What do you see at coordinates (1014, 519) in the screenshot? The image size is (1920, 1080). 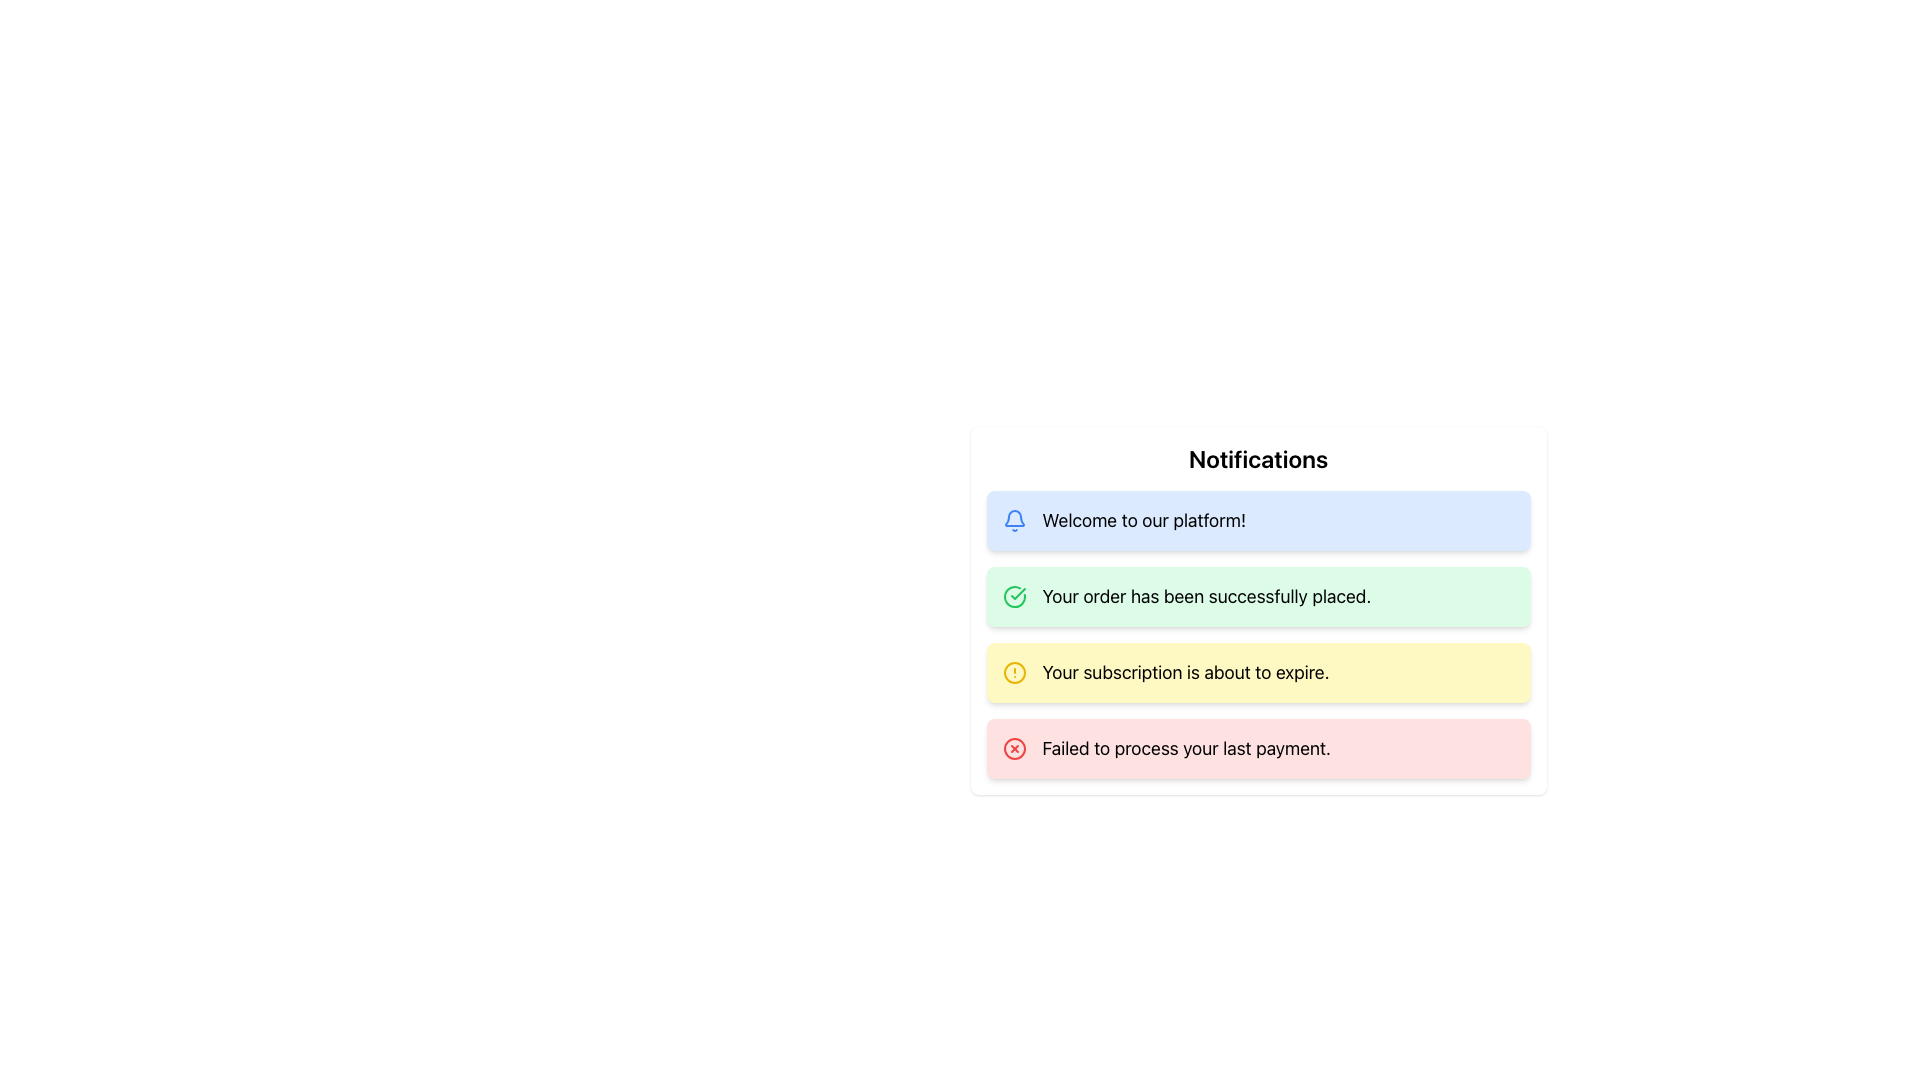 I see `the notification icon that signifies an alert, located in the first notification card with a light blue background, which contains the text 'Welcome to our platform!'` at bounding box center [1014, 519].